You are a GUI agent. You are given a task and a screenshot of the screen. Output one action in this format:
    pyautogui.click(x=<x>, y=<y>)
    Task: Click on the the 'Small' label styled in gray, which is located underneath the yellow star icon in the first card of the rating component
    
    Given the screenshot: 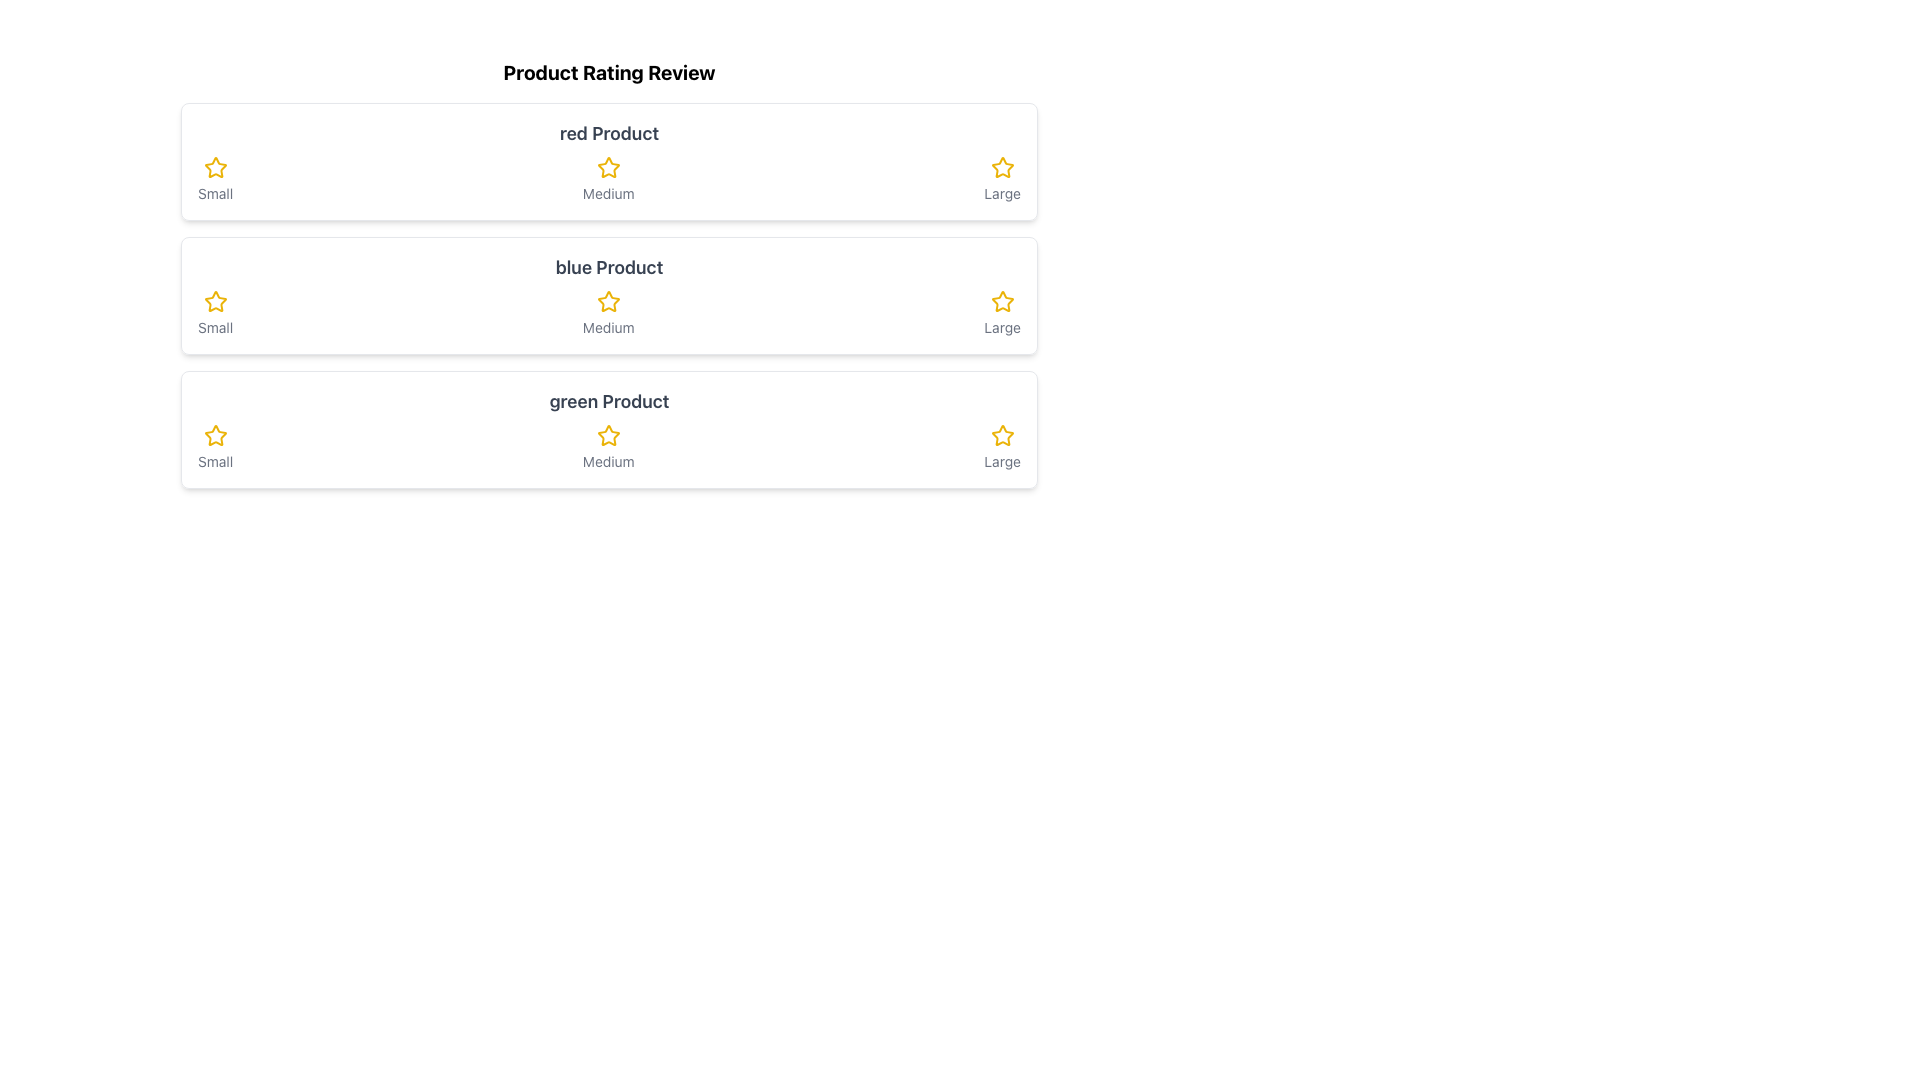 What is the action you would take?
    pyautogui.click(x=215, y=193)
    